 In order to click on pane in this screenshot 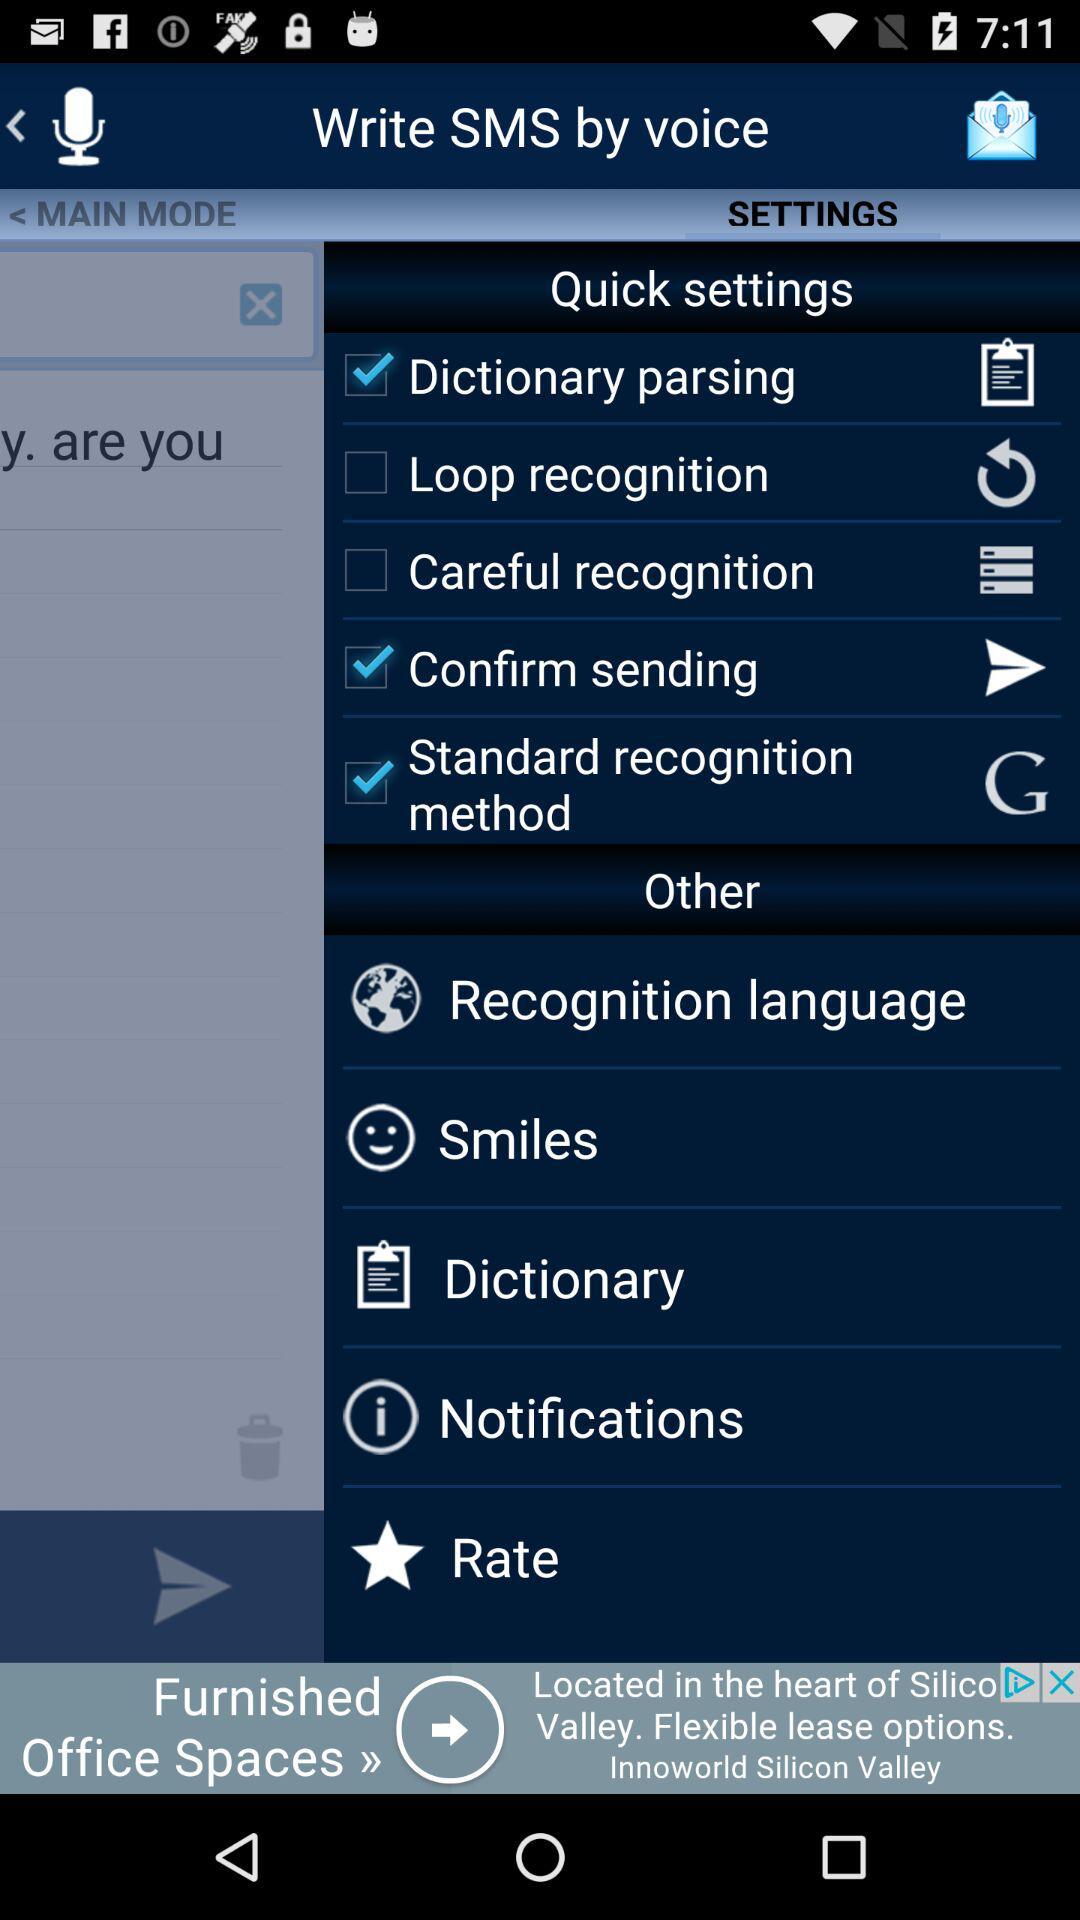, I will do `click(260, 303)`.